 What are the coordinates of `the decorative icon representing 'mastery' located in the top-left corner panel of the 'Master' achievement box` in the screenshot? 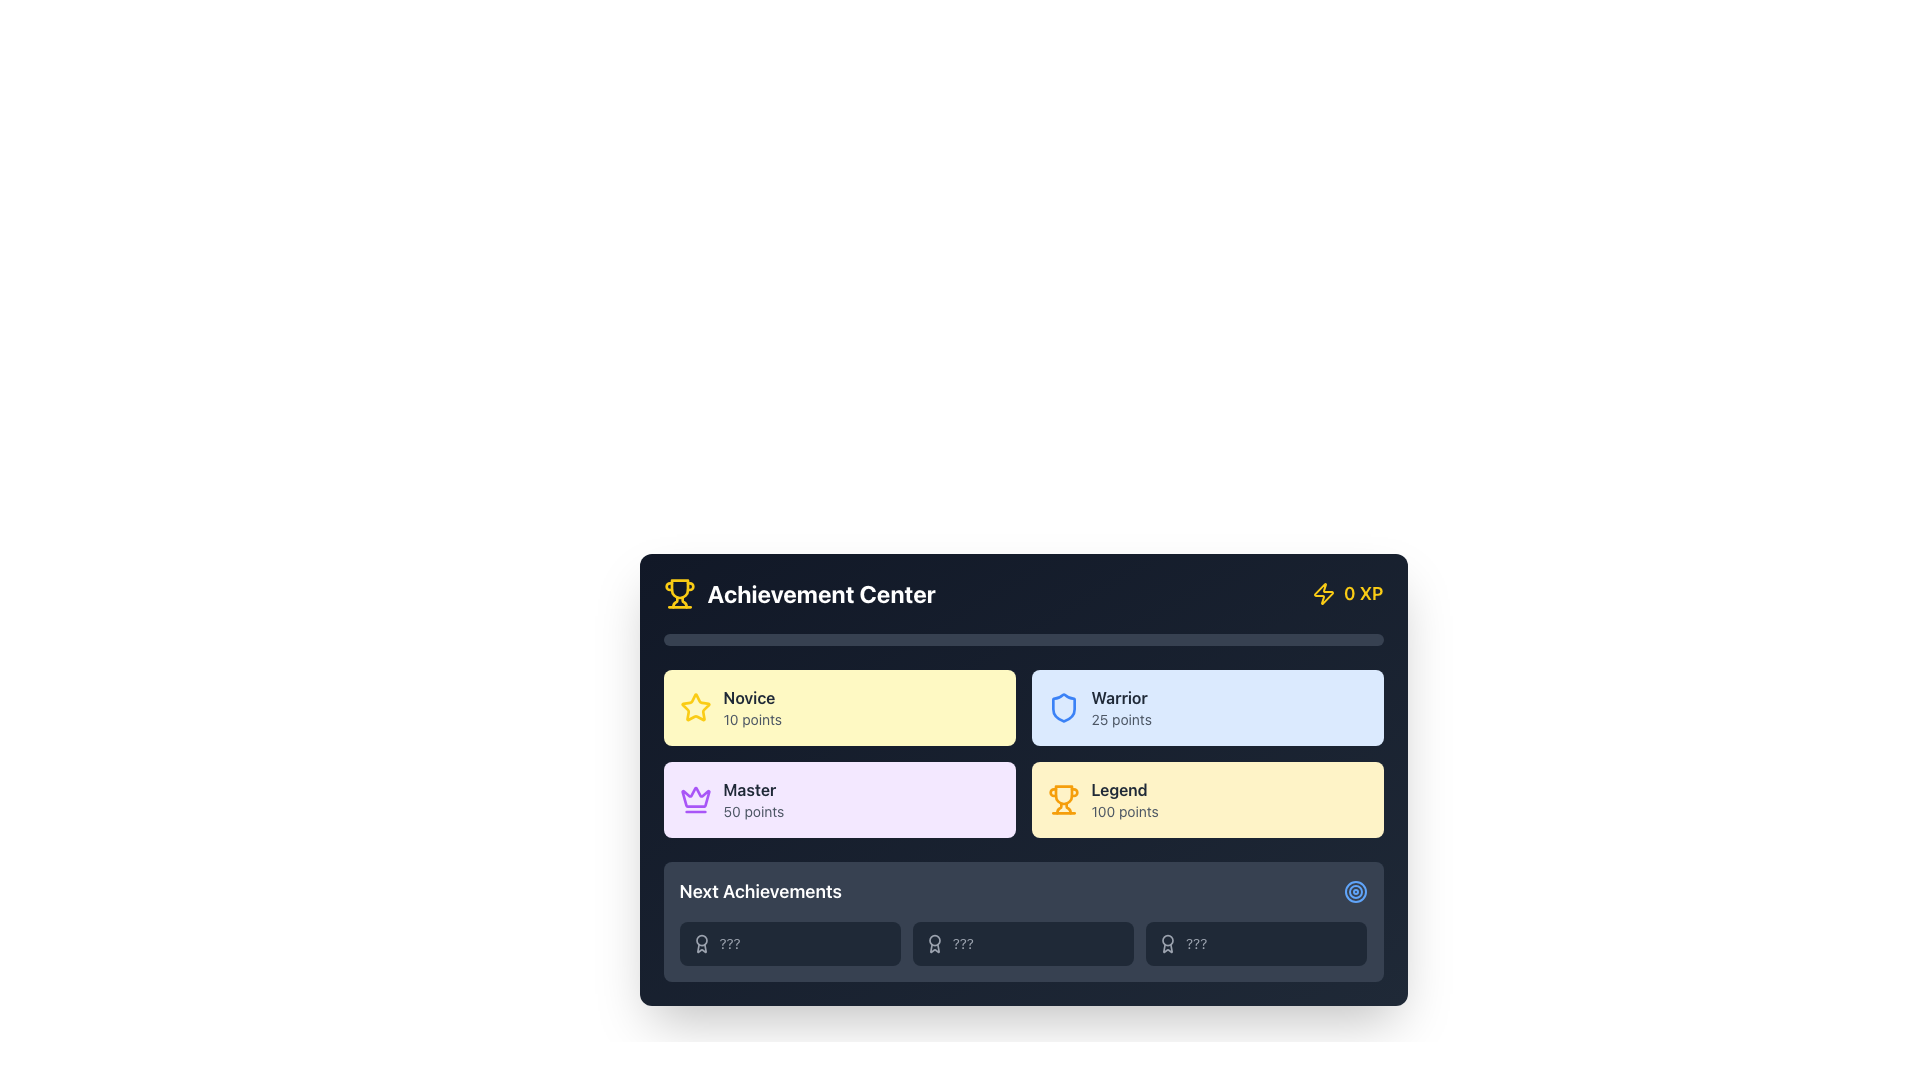 It's located at (695, 796).